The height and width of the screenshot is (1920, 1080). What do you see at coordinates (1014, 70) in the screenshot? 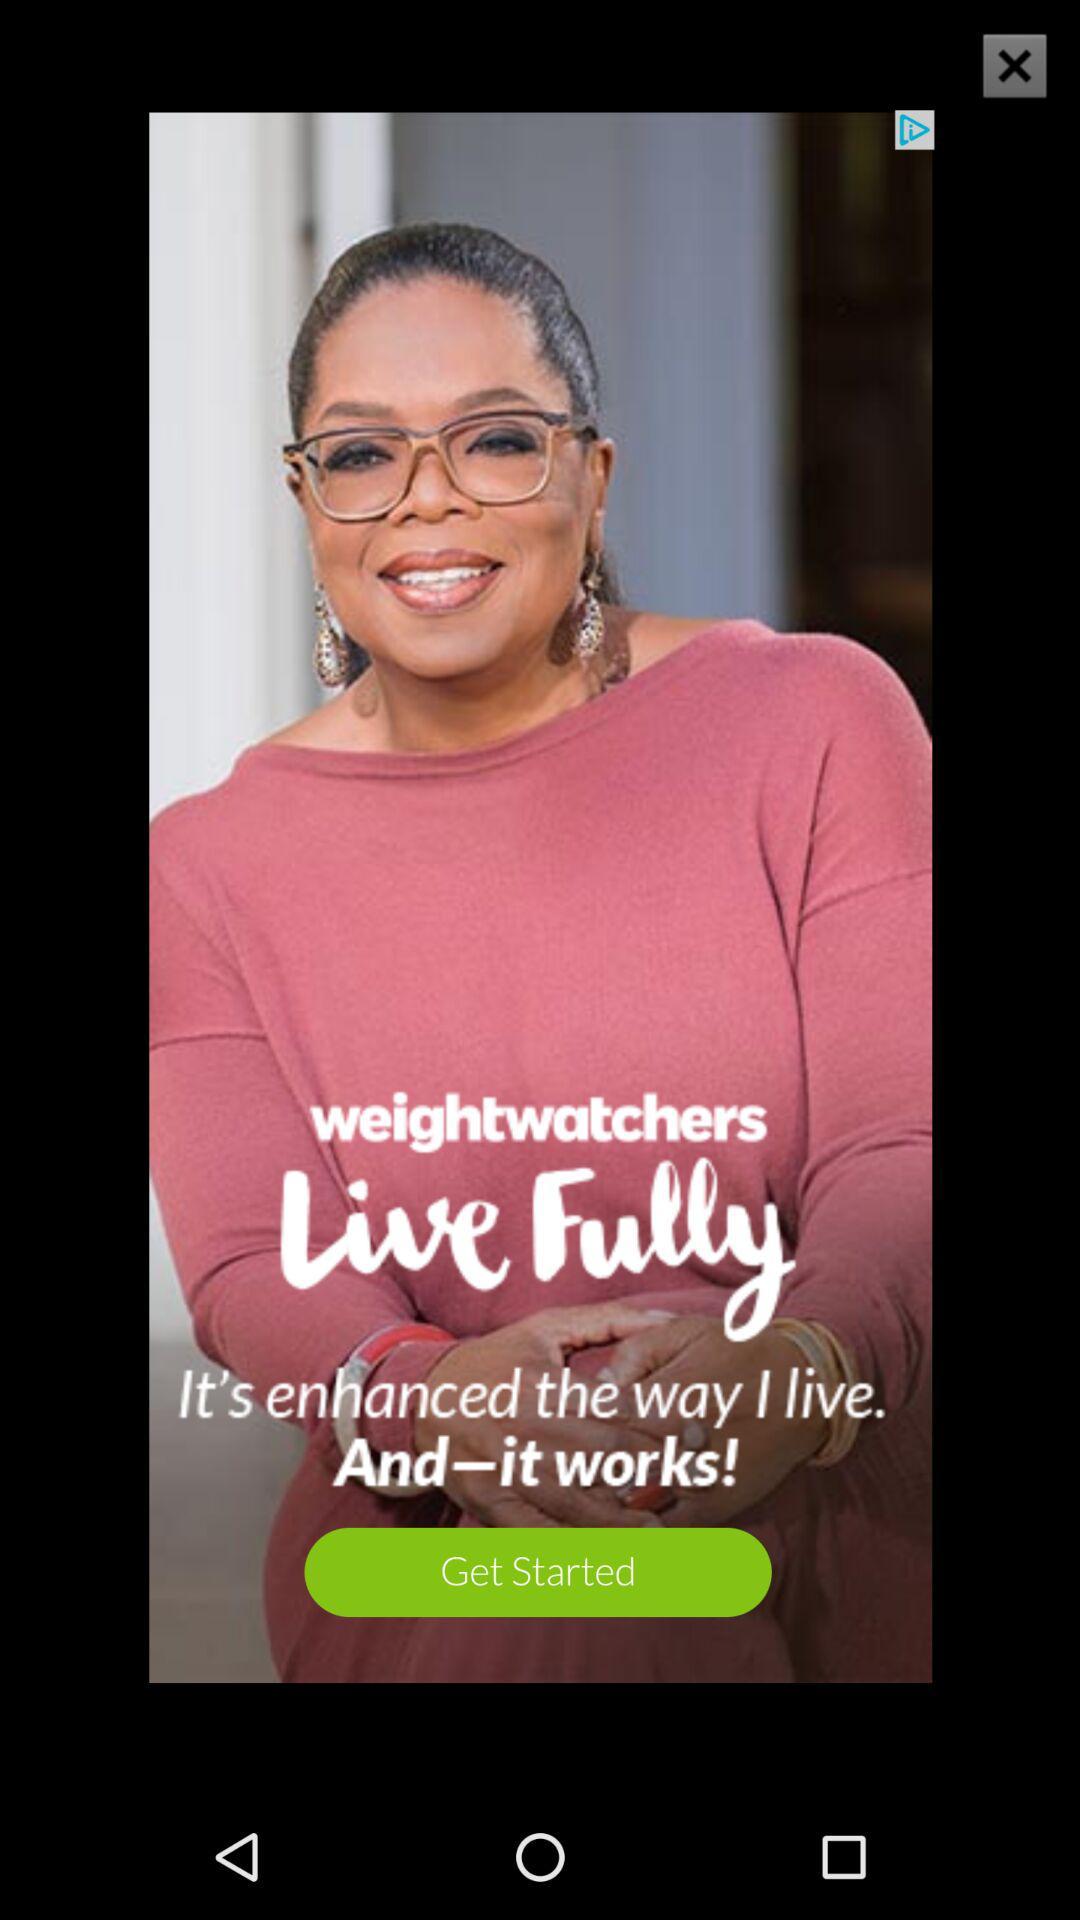
I see `the close icon` at bounding box center [1014, 70].